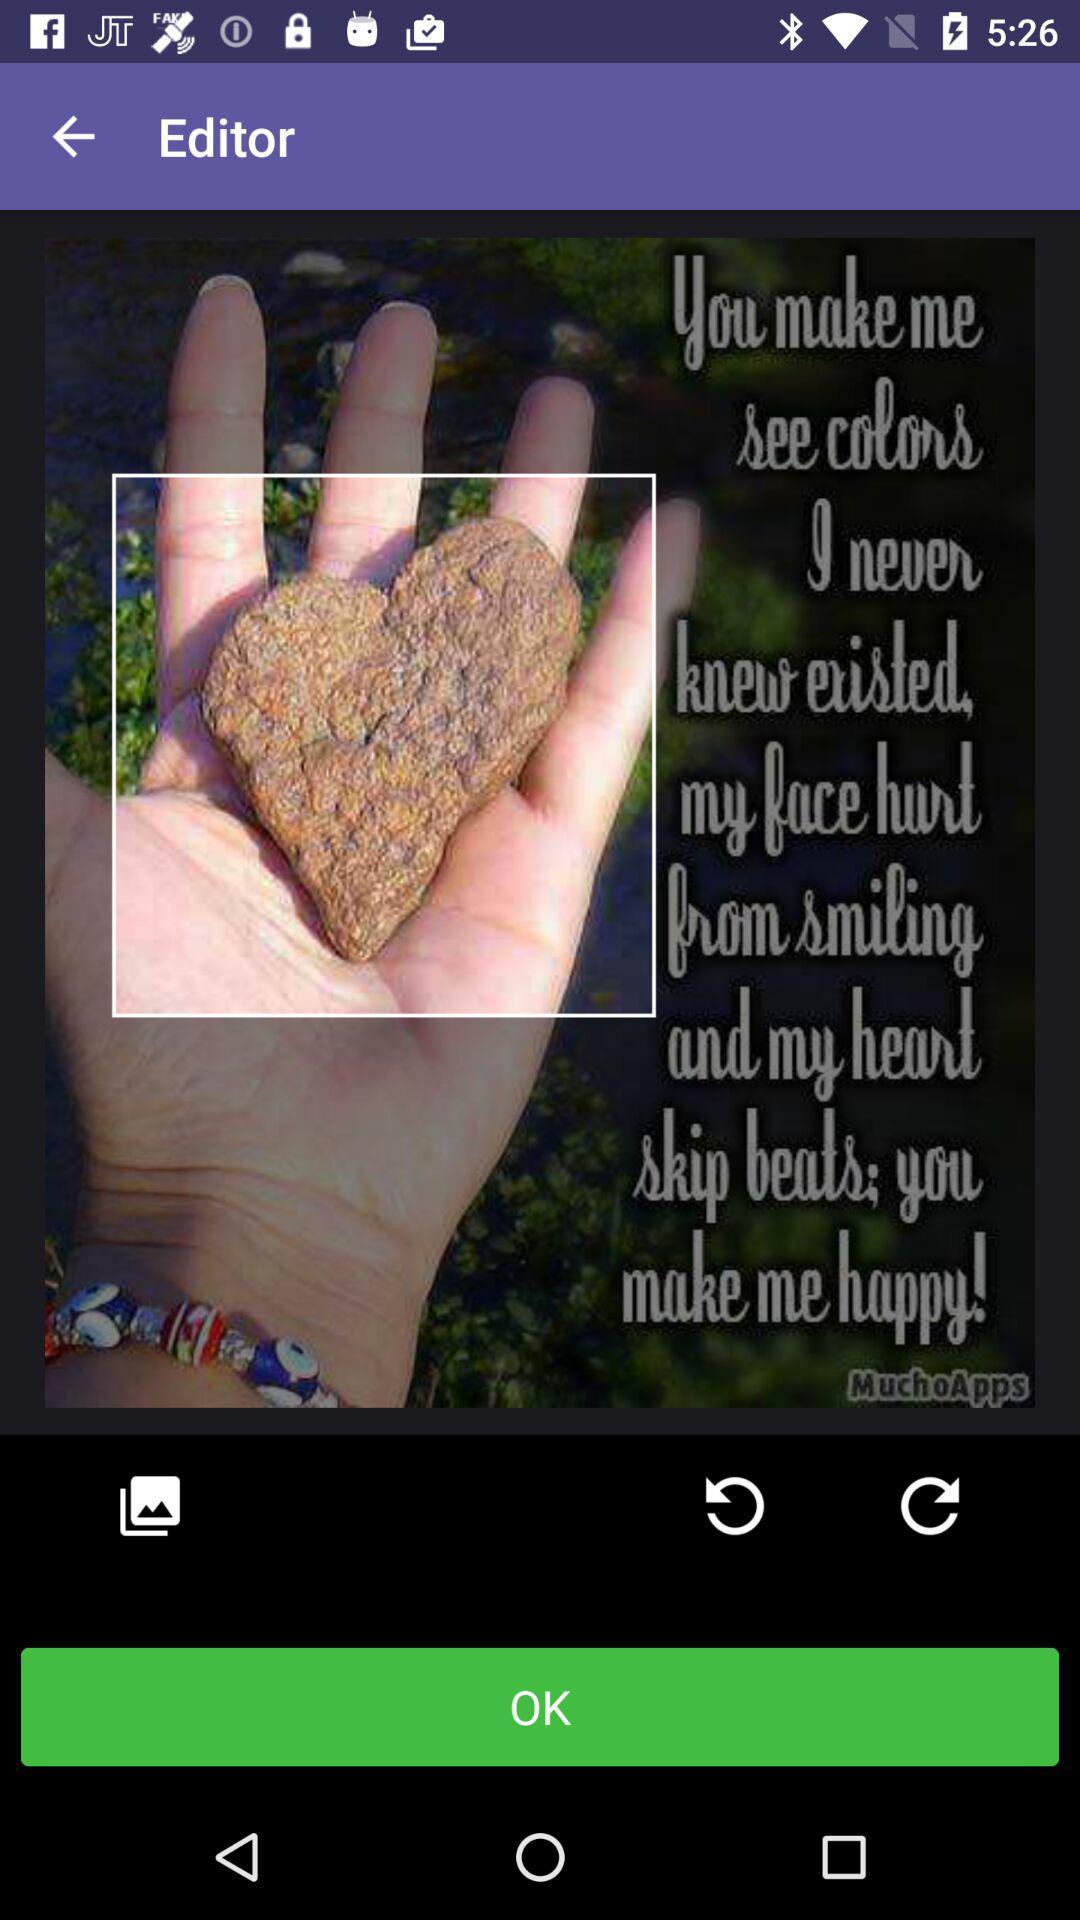 This screenshot has height=1920, width=1080. Describe the element at coordinates (929, 1506) in the screenshot. I see `switch re-play option` at that location.